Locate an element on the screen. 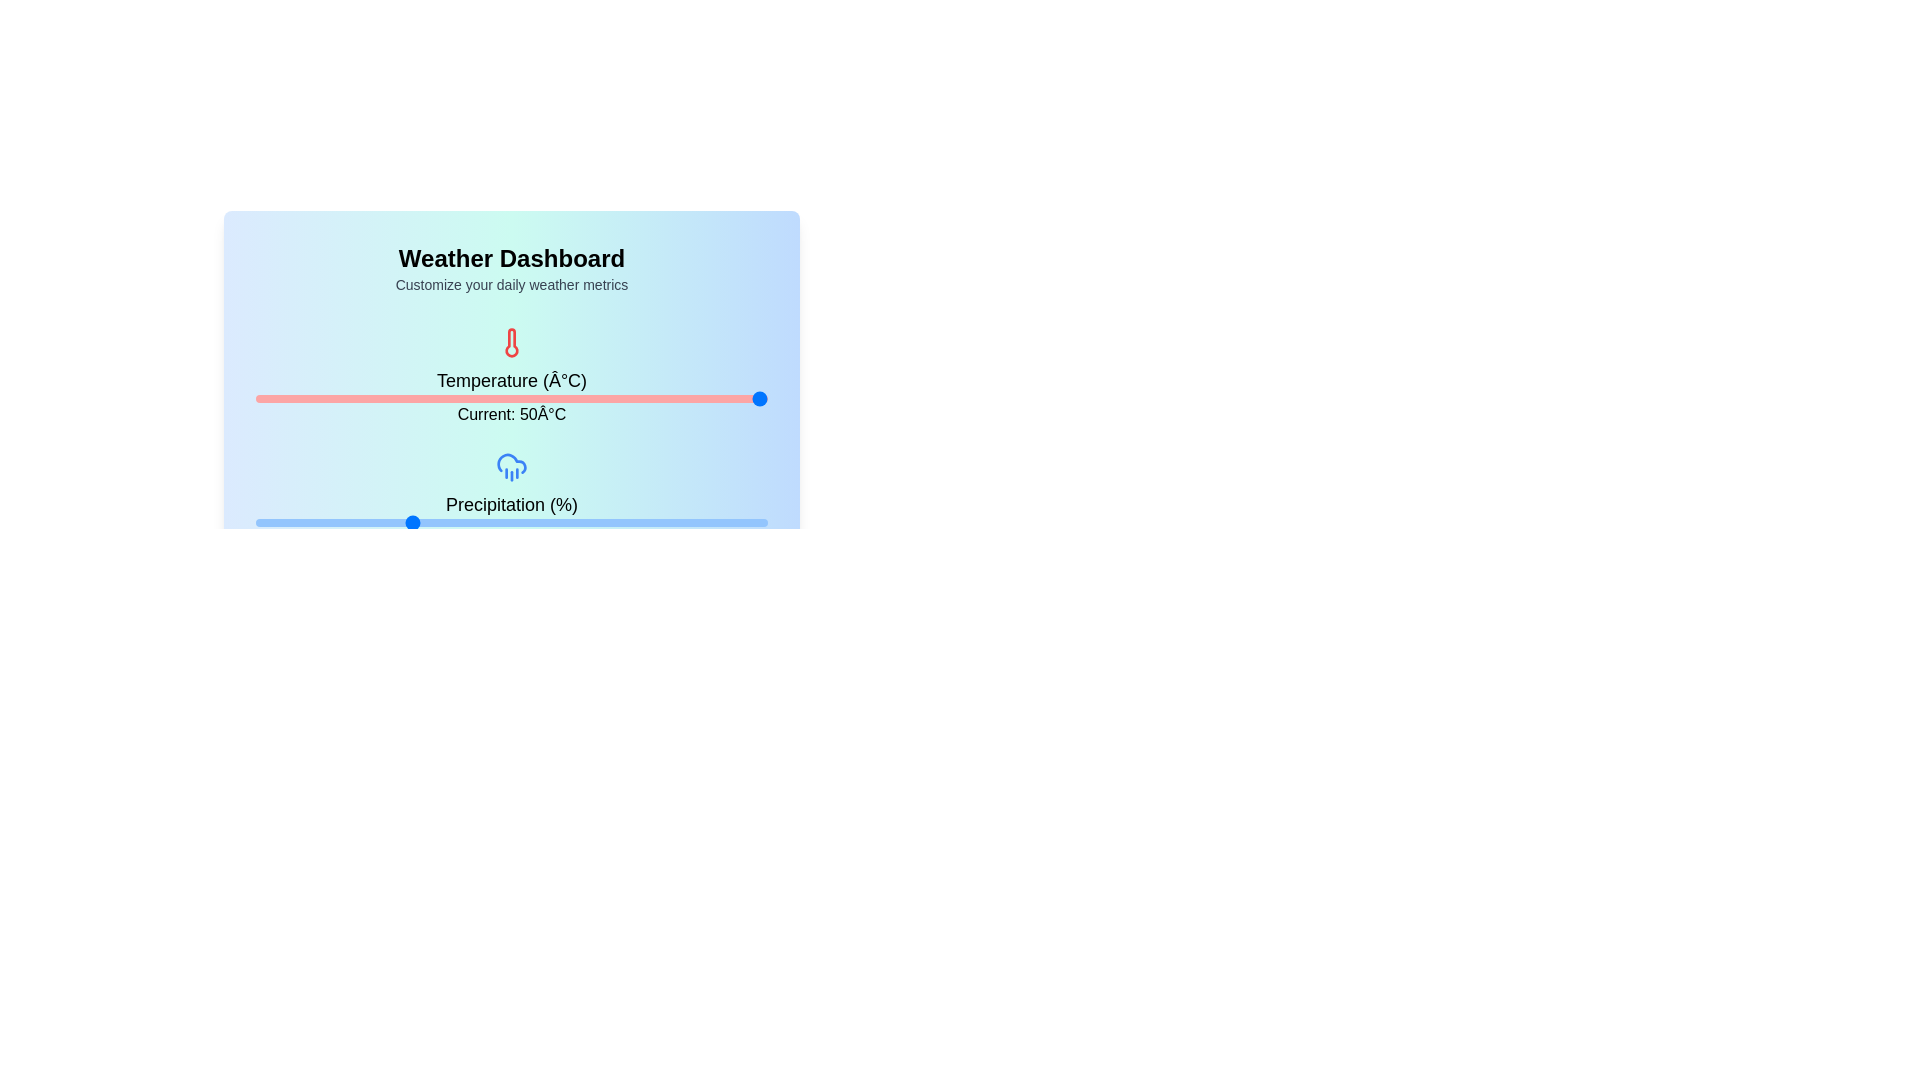  the precipitation level is located at coordinates (577, 522).